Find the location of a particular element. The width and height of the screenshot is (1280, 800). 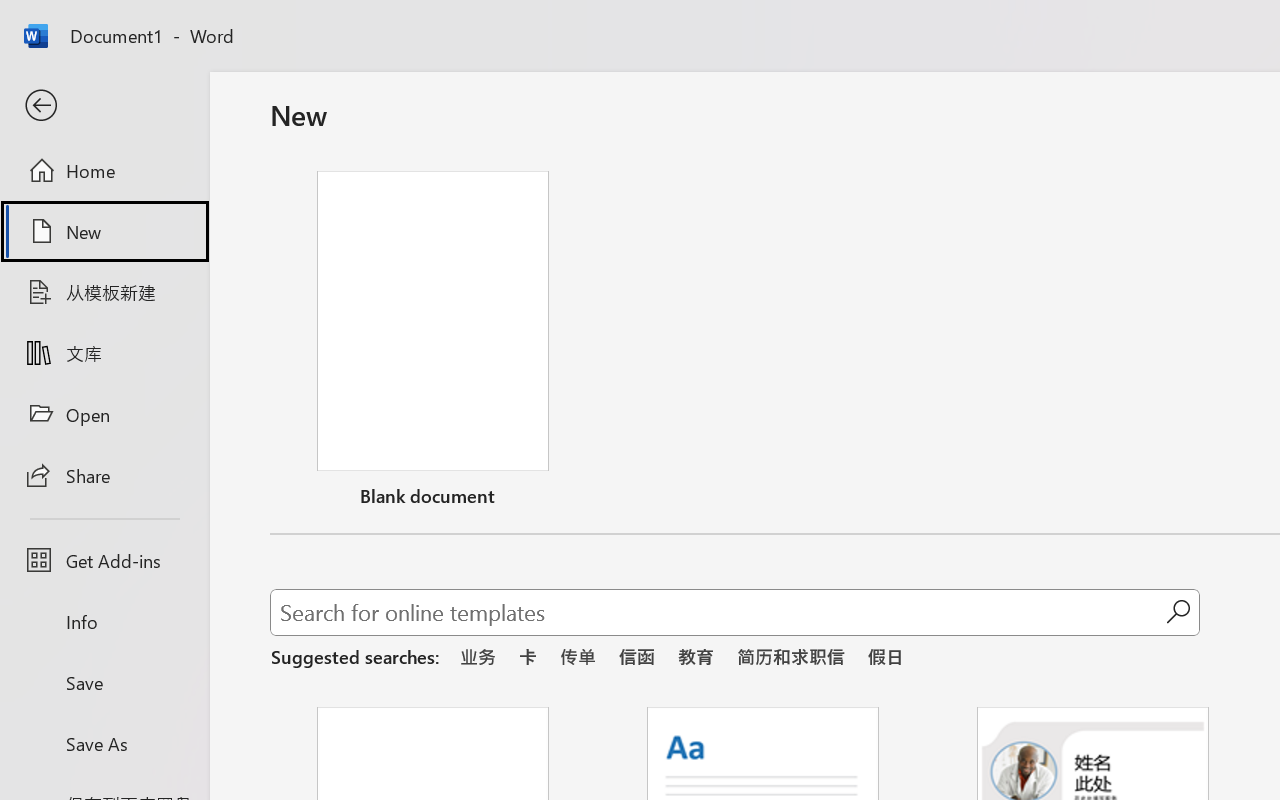

'Search for online templates' is located at coordinates (718, 616).